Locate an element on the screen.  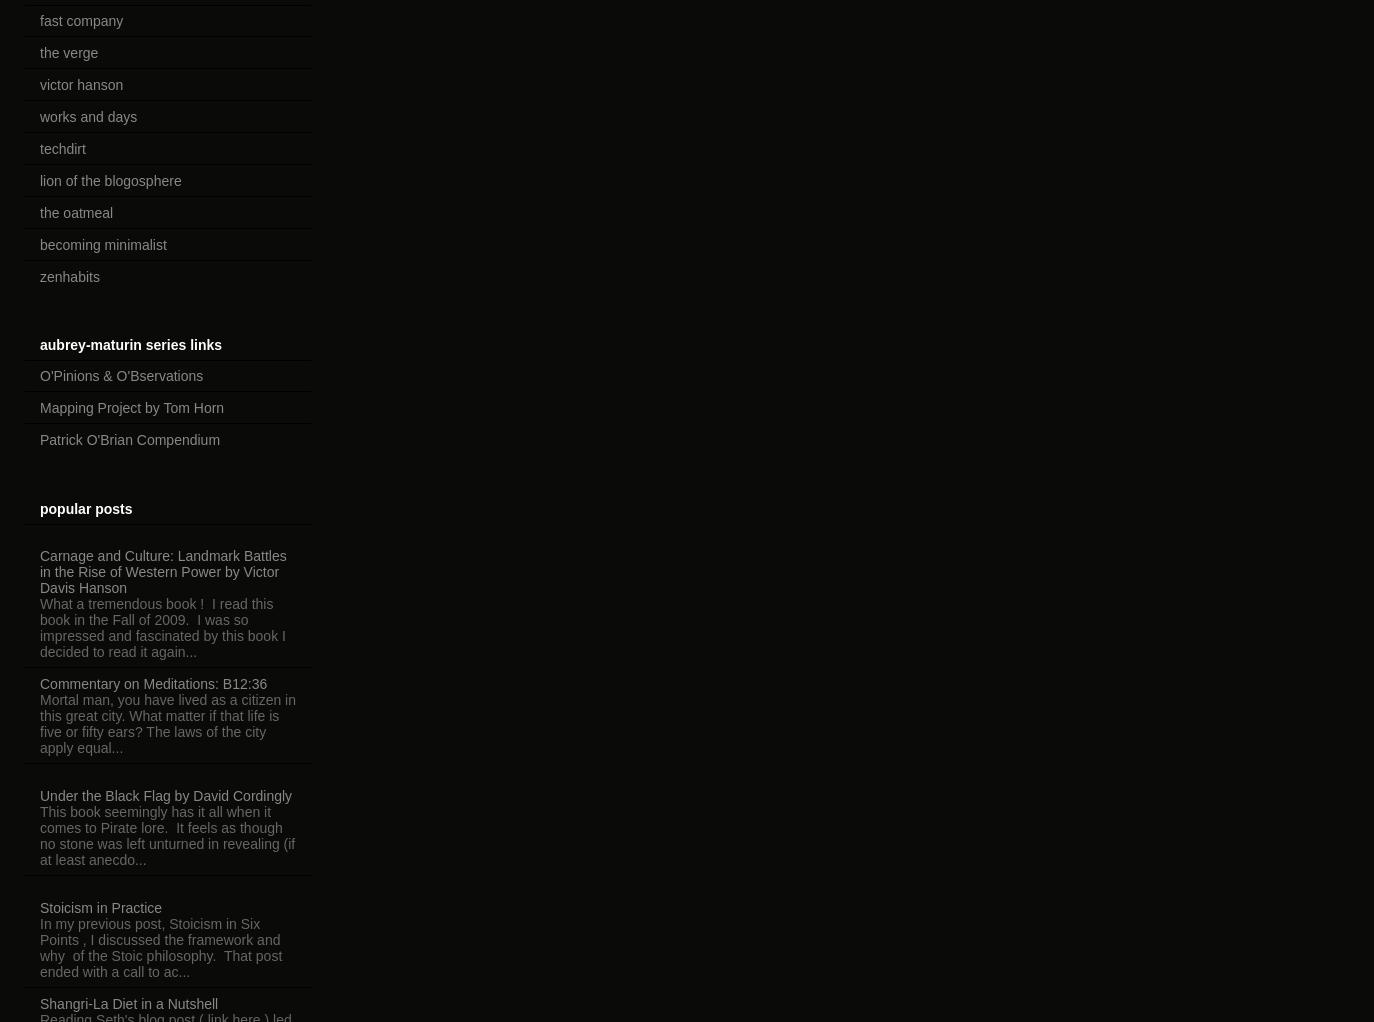
'Commentary on Meditations: B12:36' is located at coordinates (38, 682).